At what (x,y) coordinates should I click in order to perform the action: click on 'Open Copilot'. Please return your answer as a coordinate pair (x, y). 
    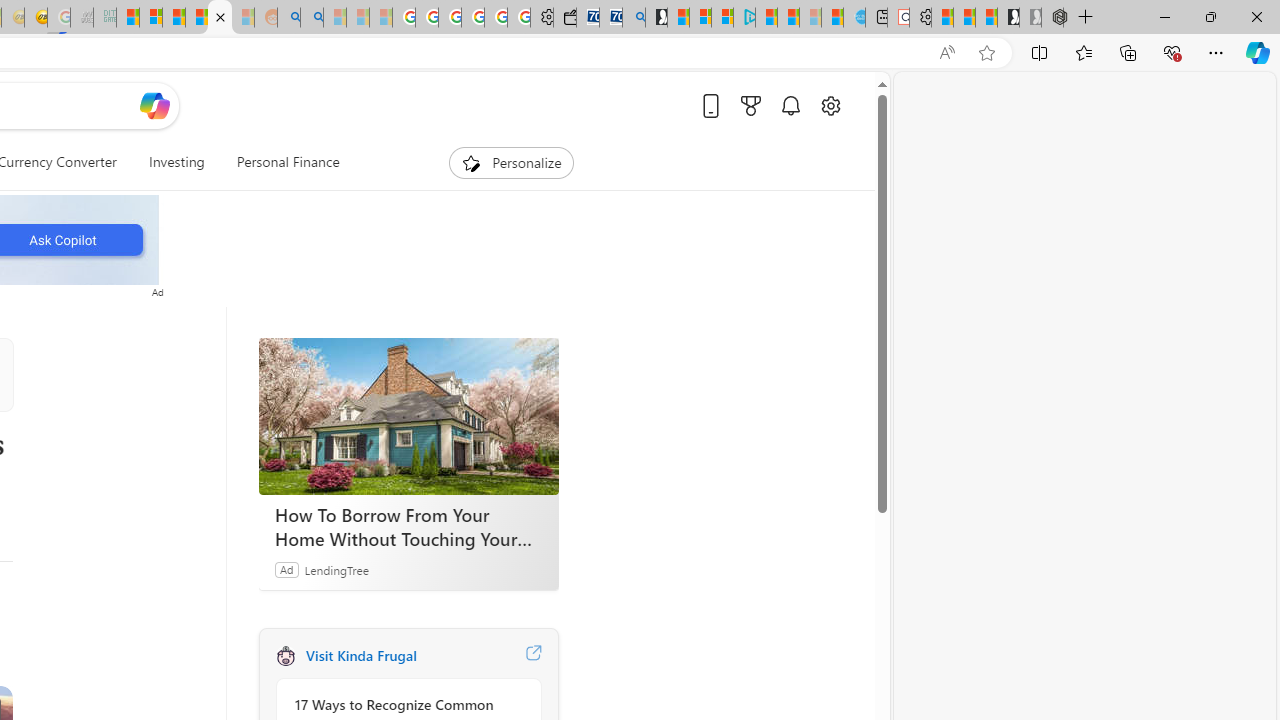
    Looking at the image, I should click on (154, 105).